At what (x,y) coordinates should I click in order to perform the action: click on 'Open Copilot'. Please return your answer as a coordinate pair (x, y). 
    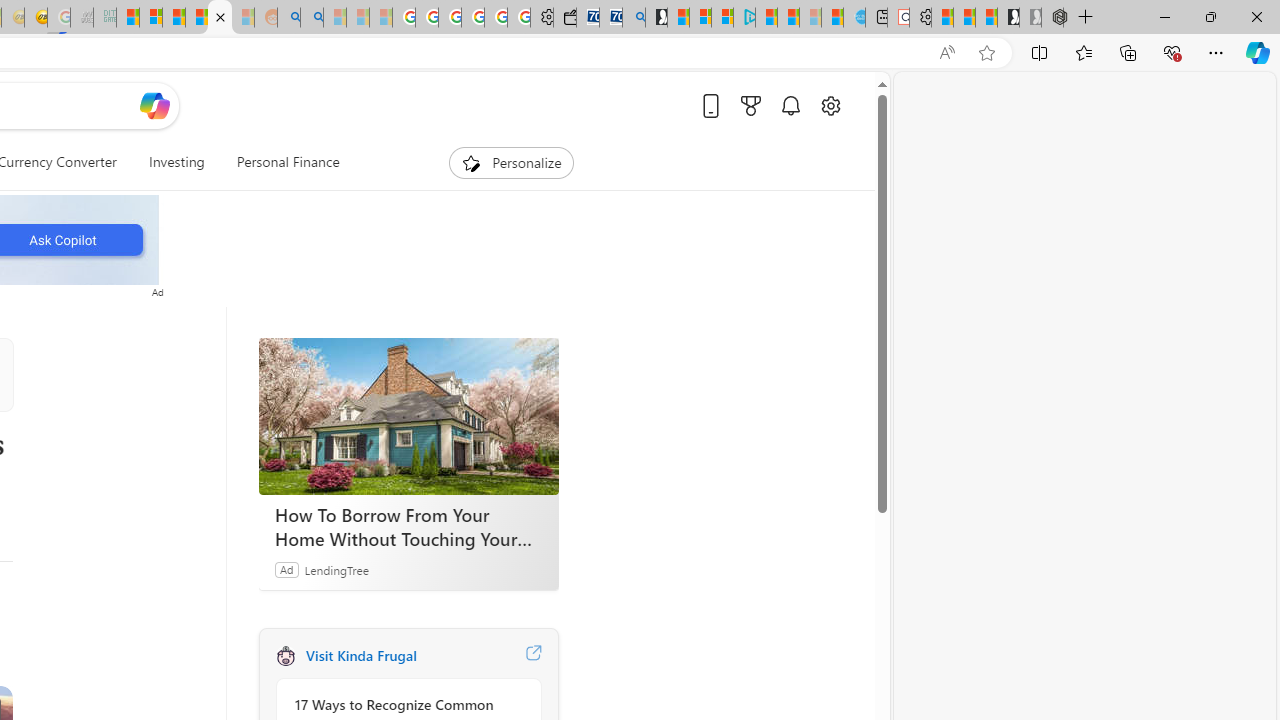
    Looking at the image, I should click on (154, 105).